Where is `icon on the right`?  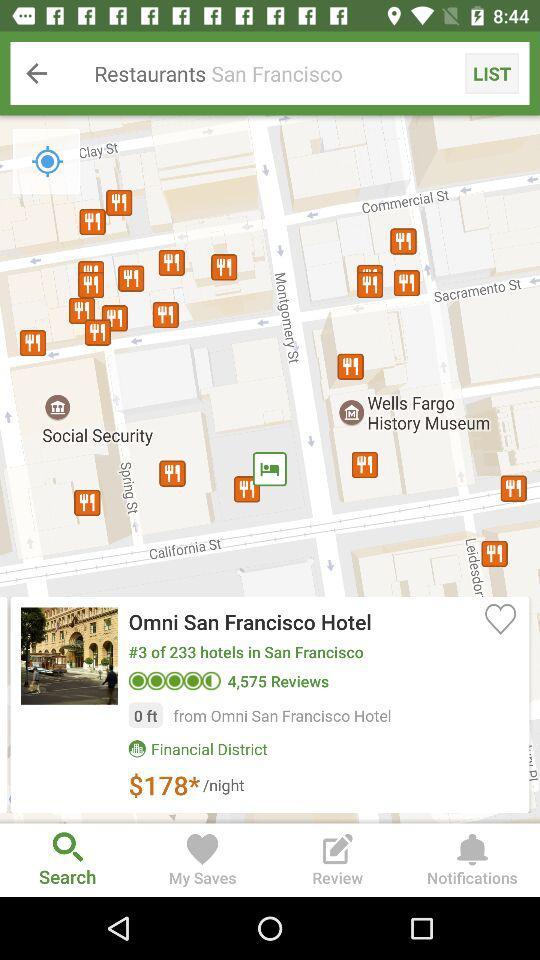
icon on the right is located at coordinates (499, 617).